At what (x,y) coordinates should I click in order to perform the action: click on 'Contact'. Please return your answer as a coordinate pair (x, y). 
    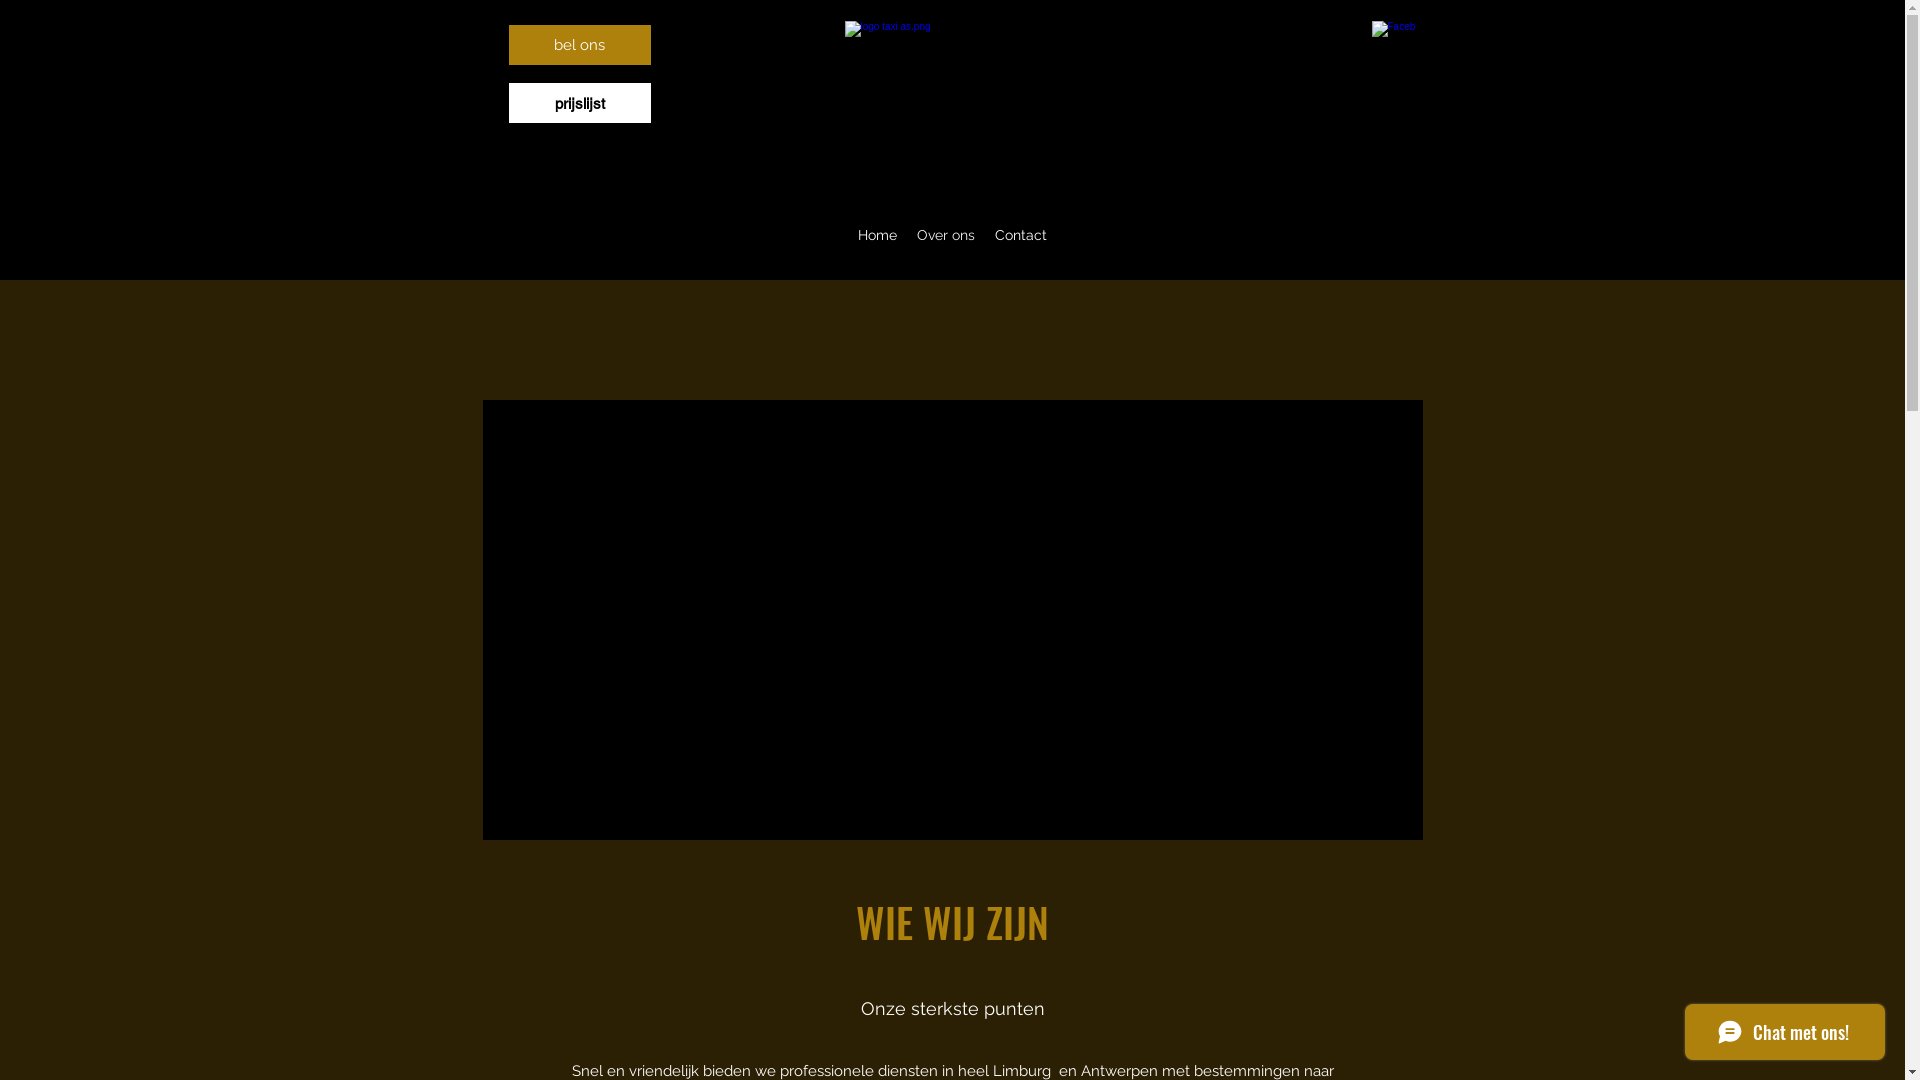
    Looking at the image, I should click on (984, 234).